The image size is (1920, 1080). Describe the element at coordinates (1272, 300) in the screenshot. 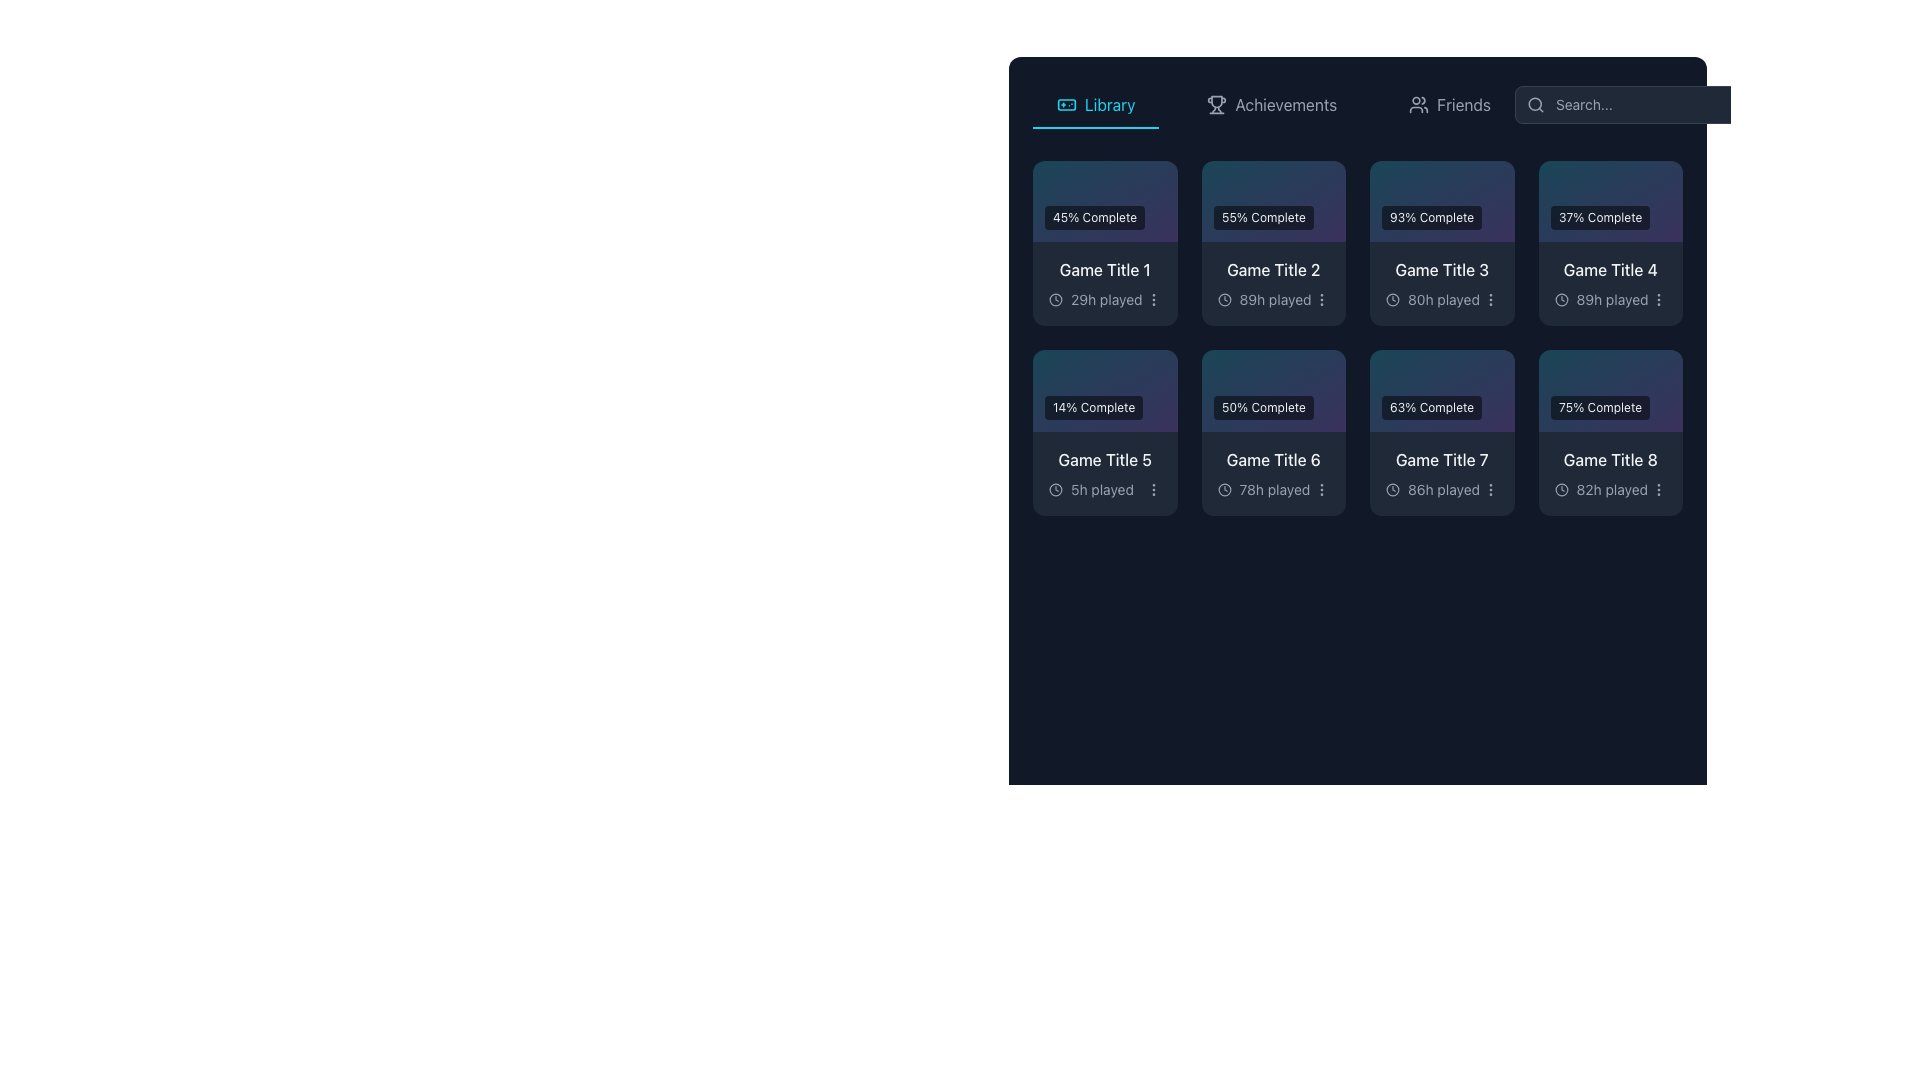

I see `the text display showing total hours played for 'Game Title 2', positioned below the game title in the card layout` at that location.